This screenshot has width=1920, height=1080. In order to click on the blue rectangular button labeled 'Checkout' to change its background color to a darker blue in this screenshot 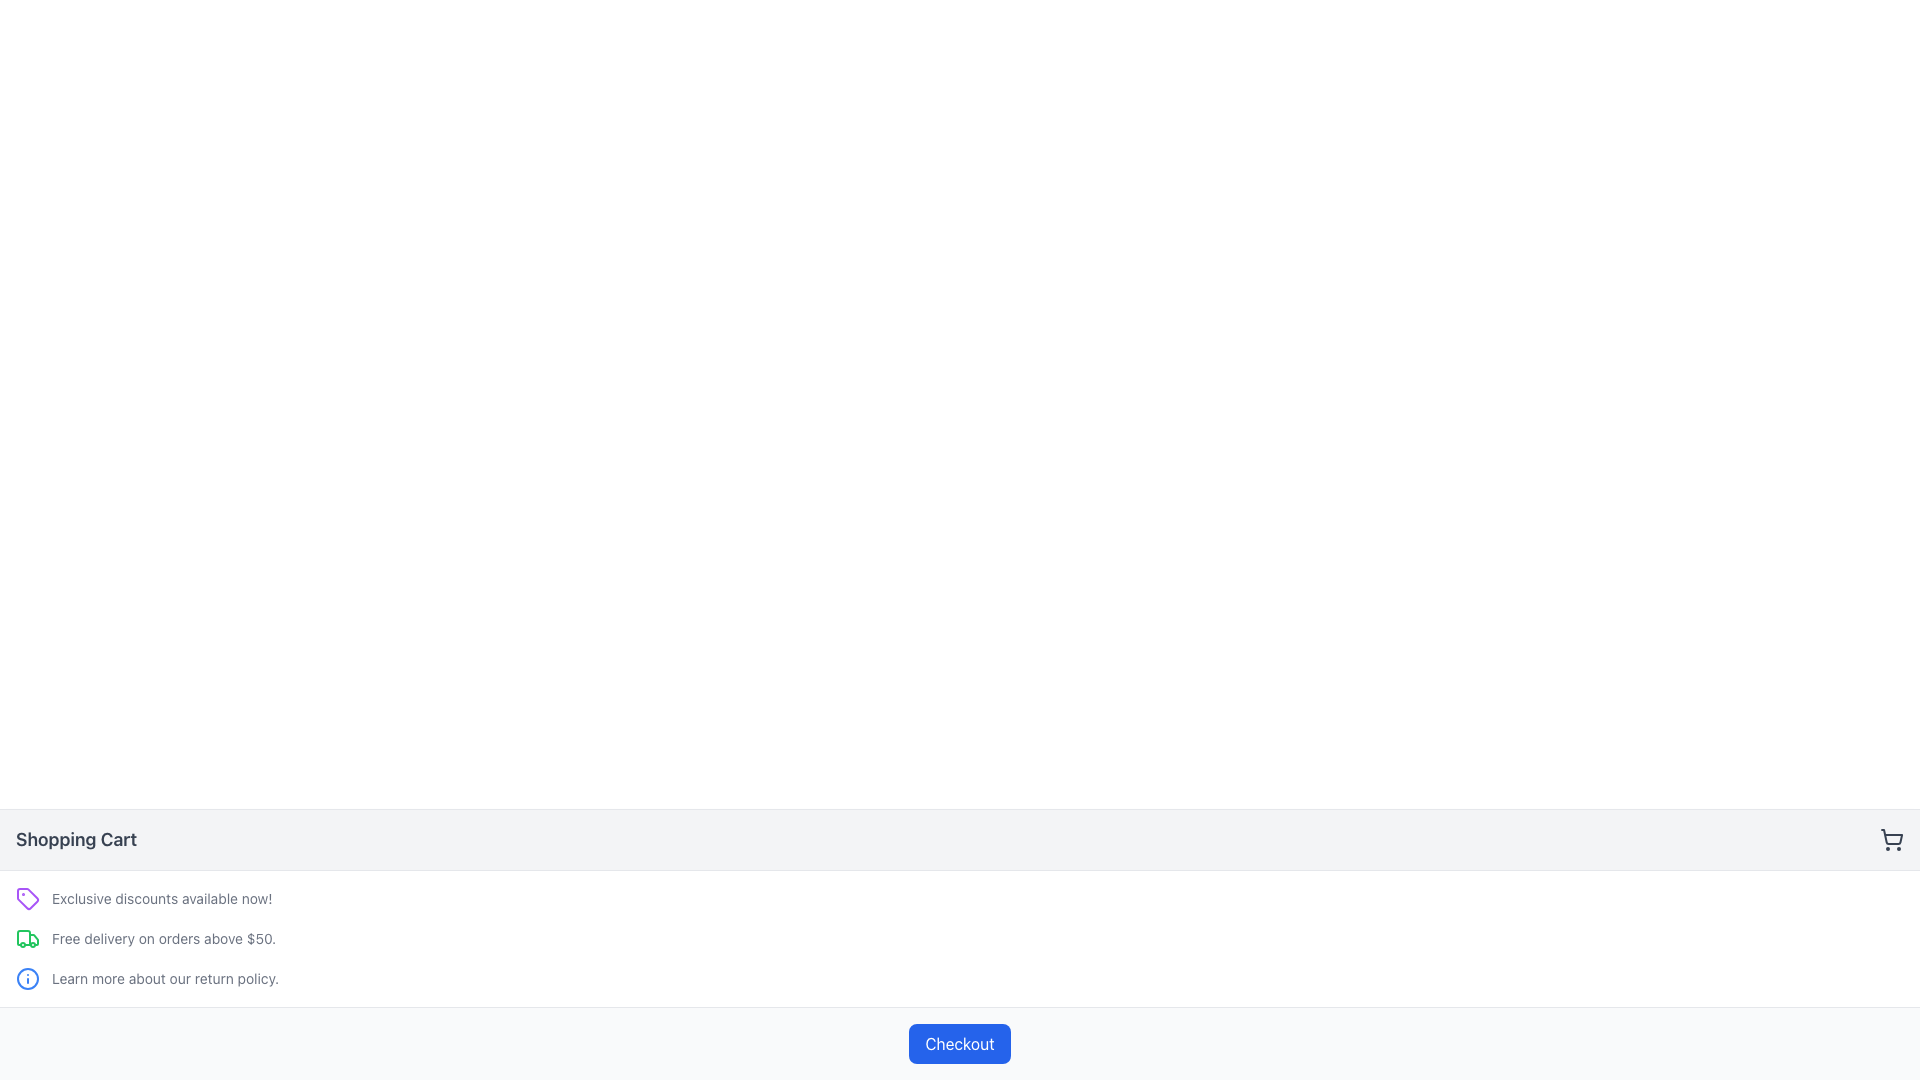, I will do `click(960, 1043)`.